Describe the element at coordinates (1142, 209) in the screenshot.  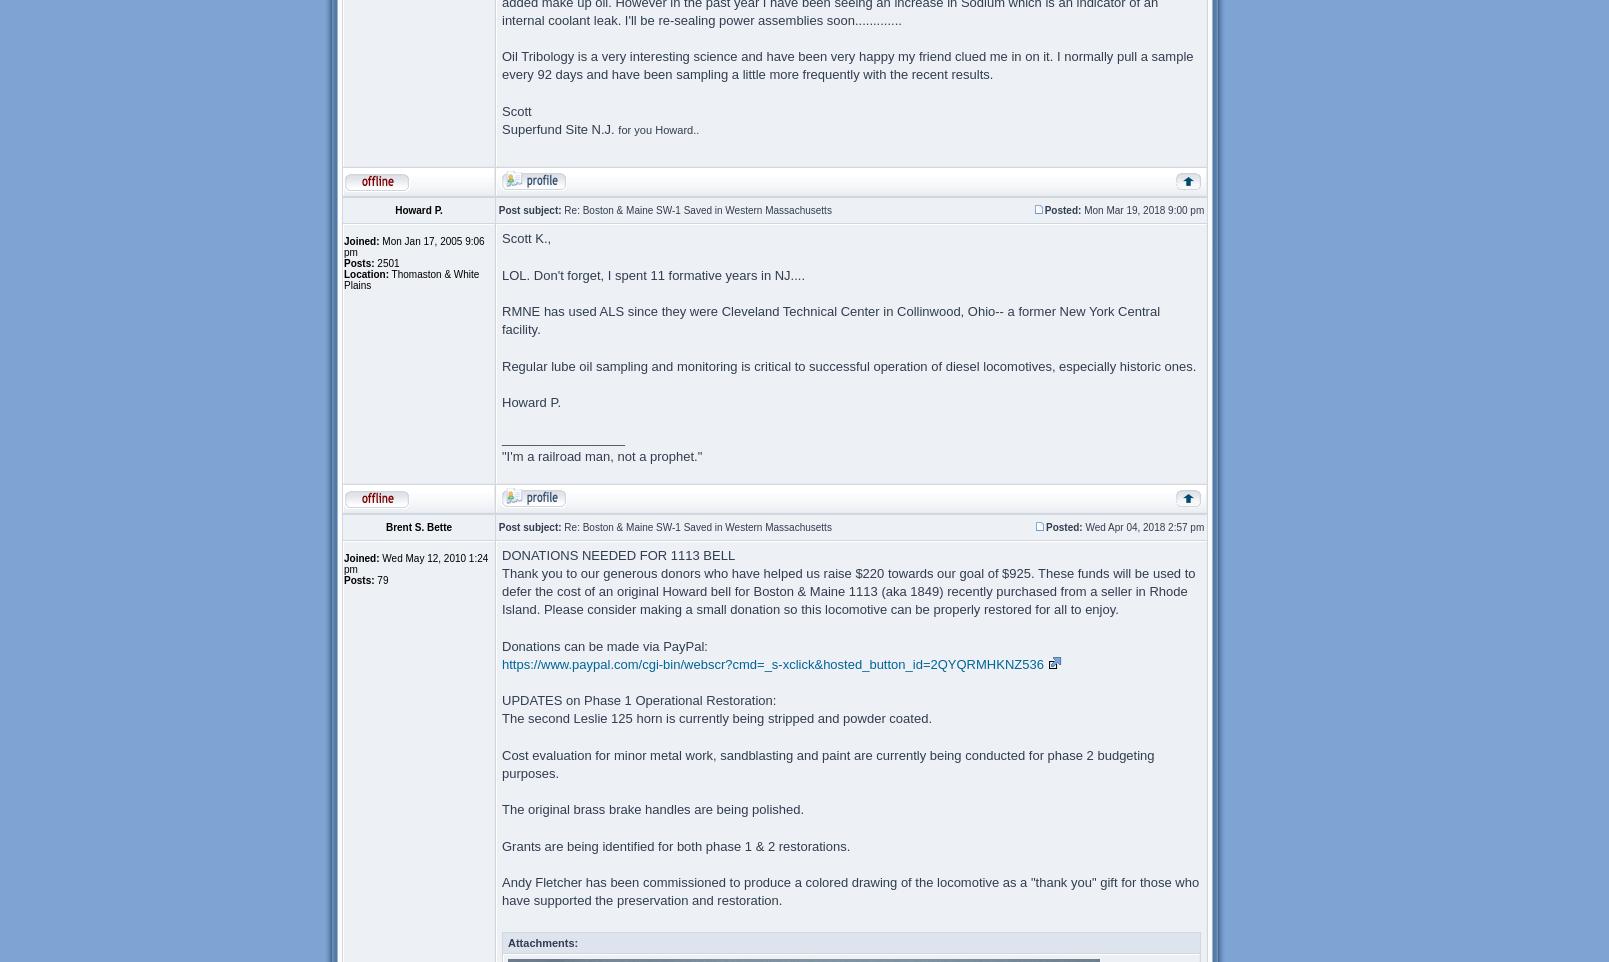
I see `'Mon Mar 19, 2018 9:00 pm'` at that location.